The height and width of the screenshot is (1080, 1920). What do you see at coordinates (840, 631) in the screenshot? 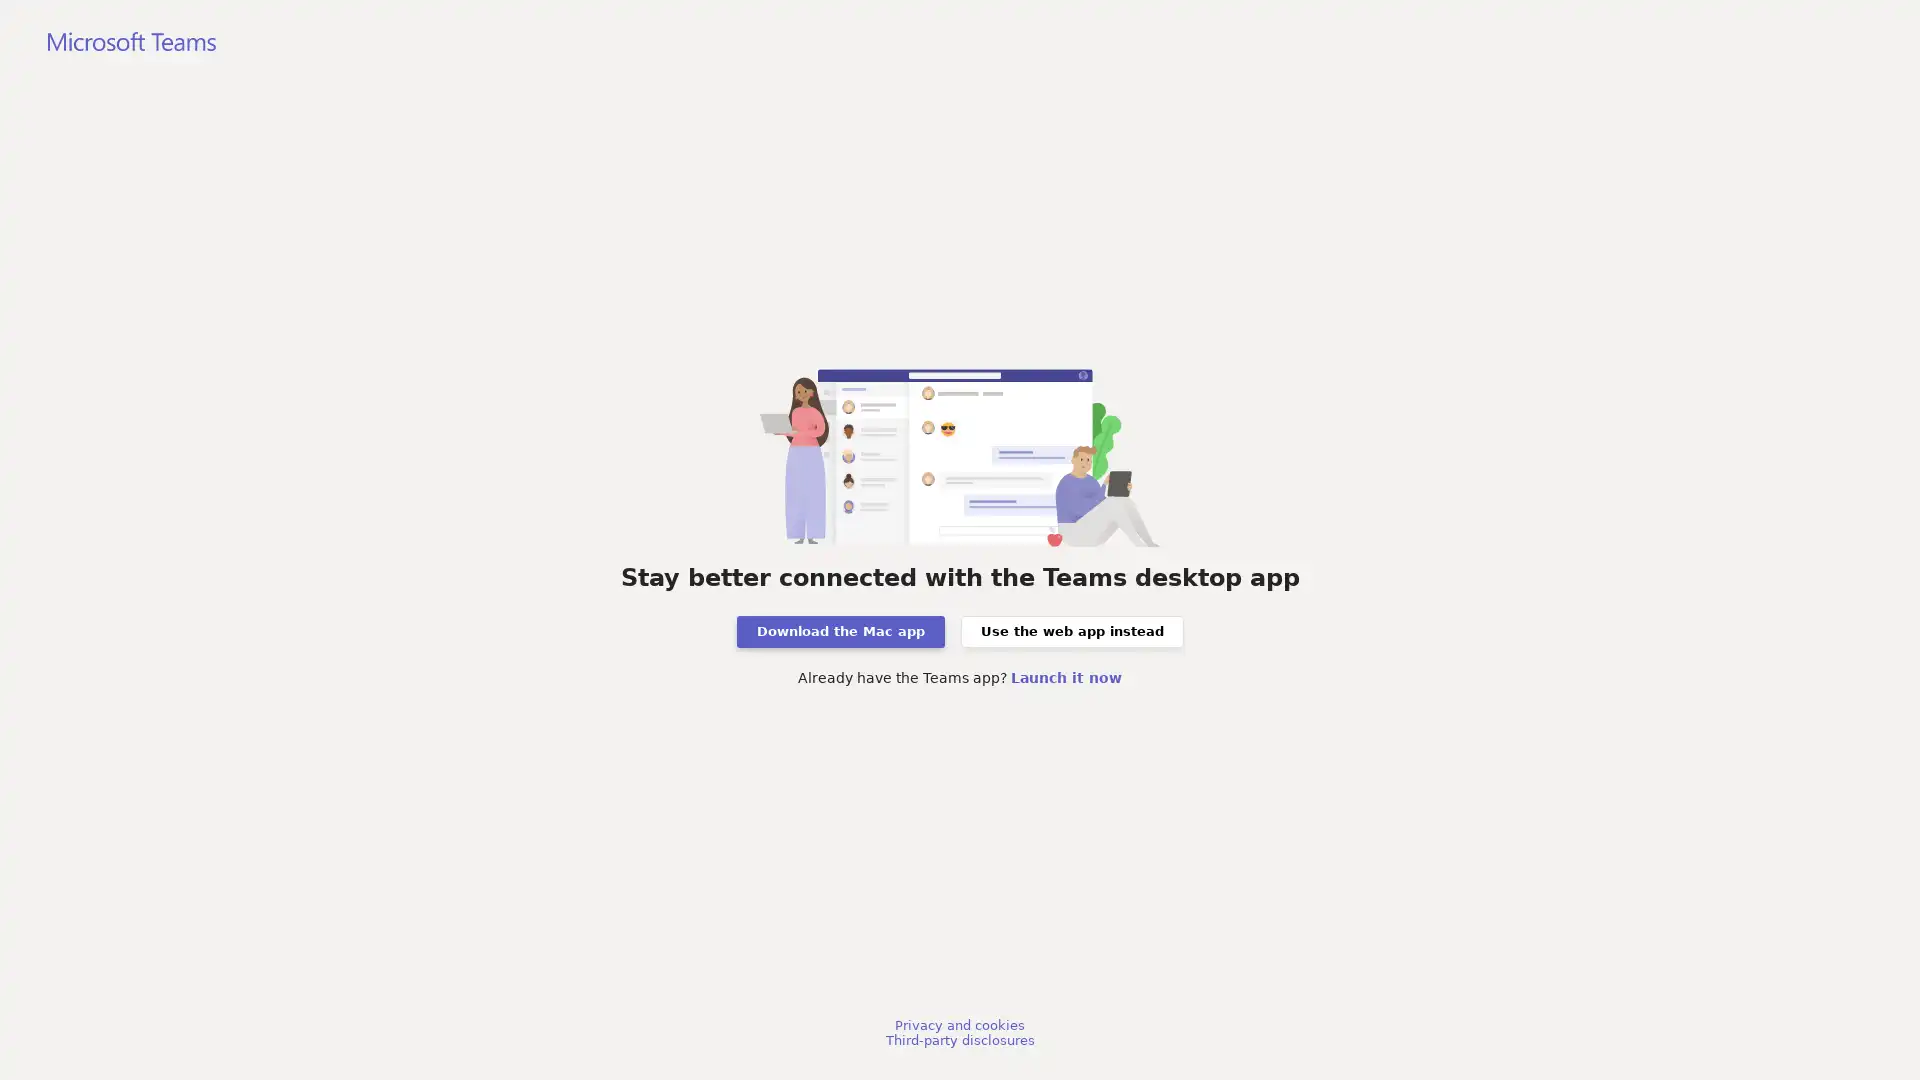
I see `Download the Mac app` at bounding box center [840, 631].